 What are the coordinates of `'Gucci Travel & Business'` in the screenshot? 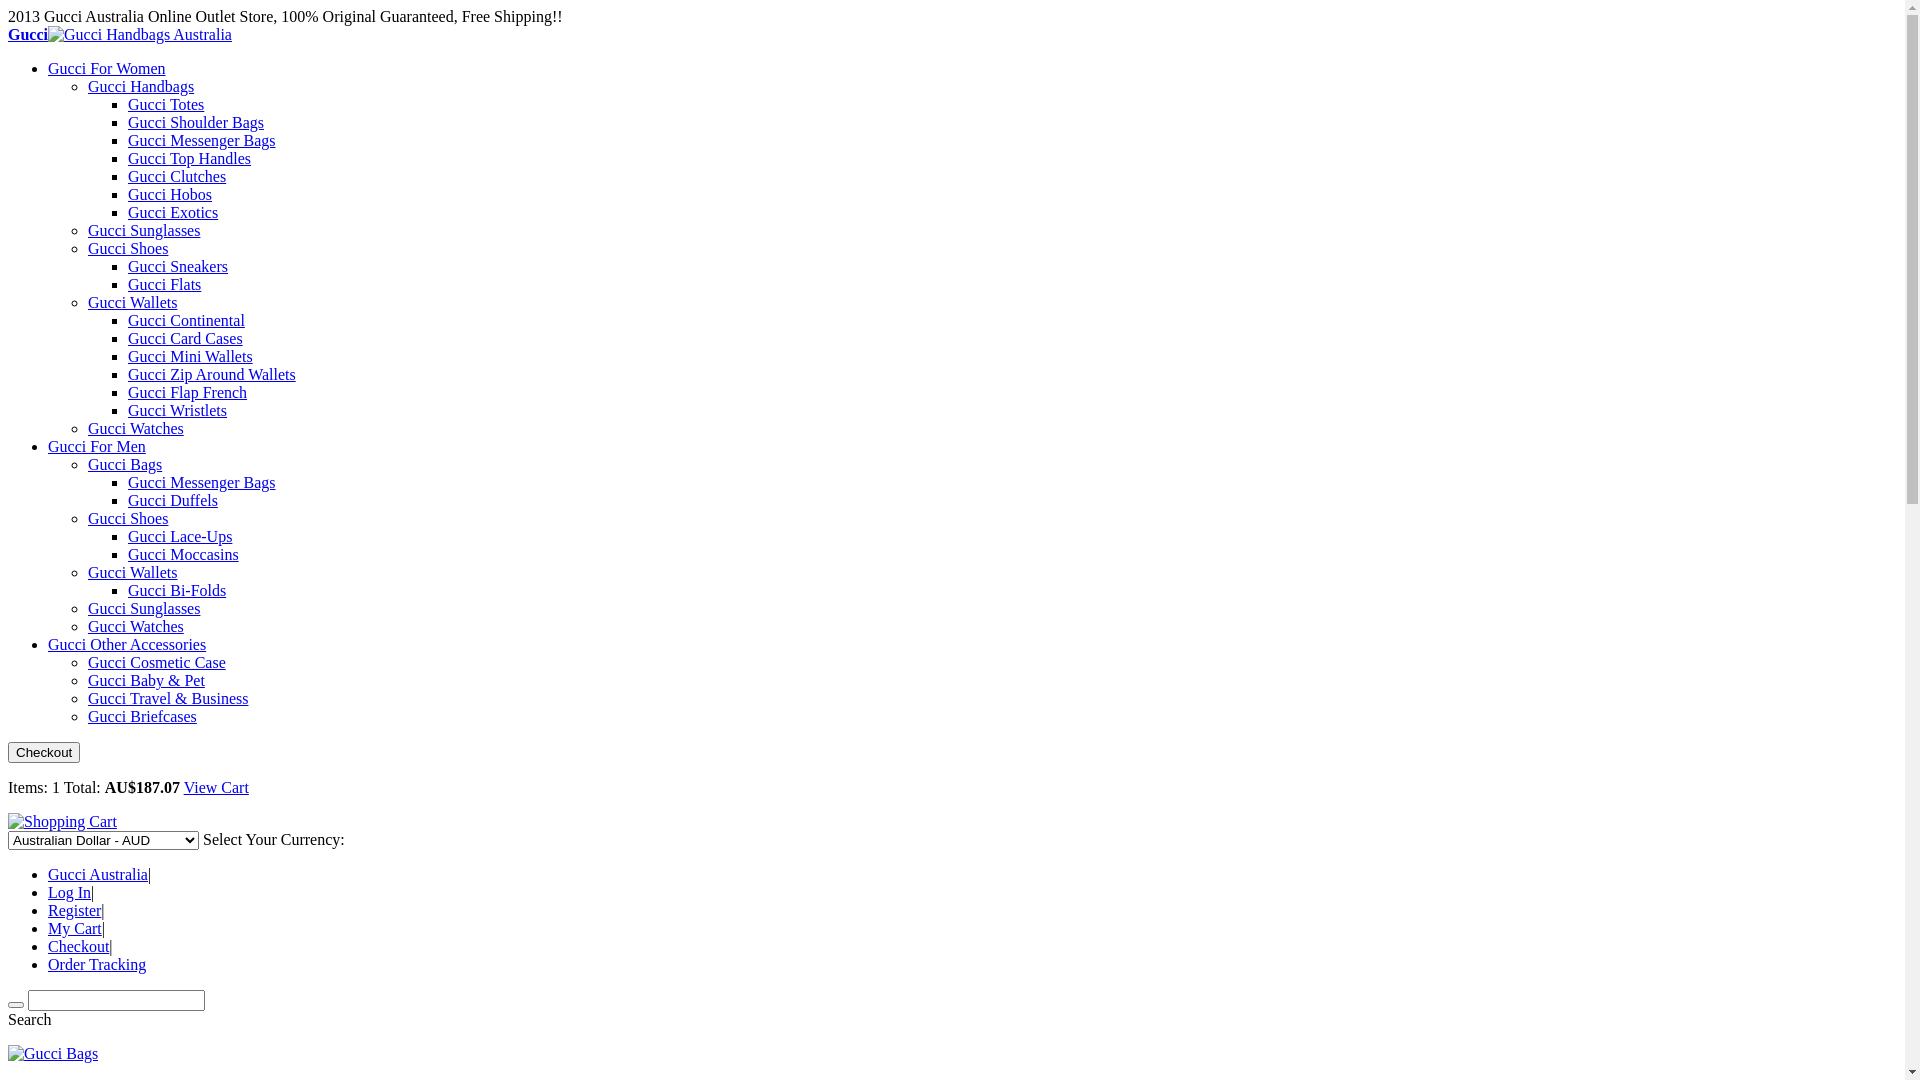 It's located at (168, 697).